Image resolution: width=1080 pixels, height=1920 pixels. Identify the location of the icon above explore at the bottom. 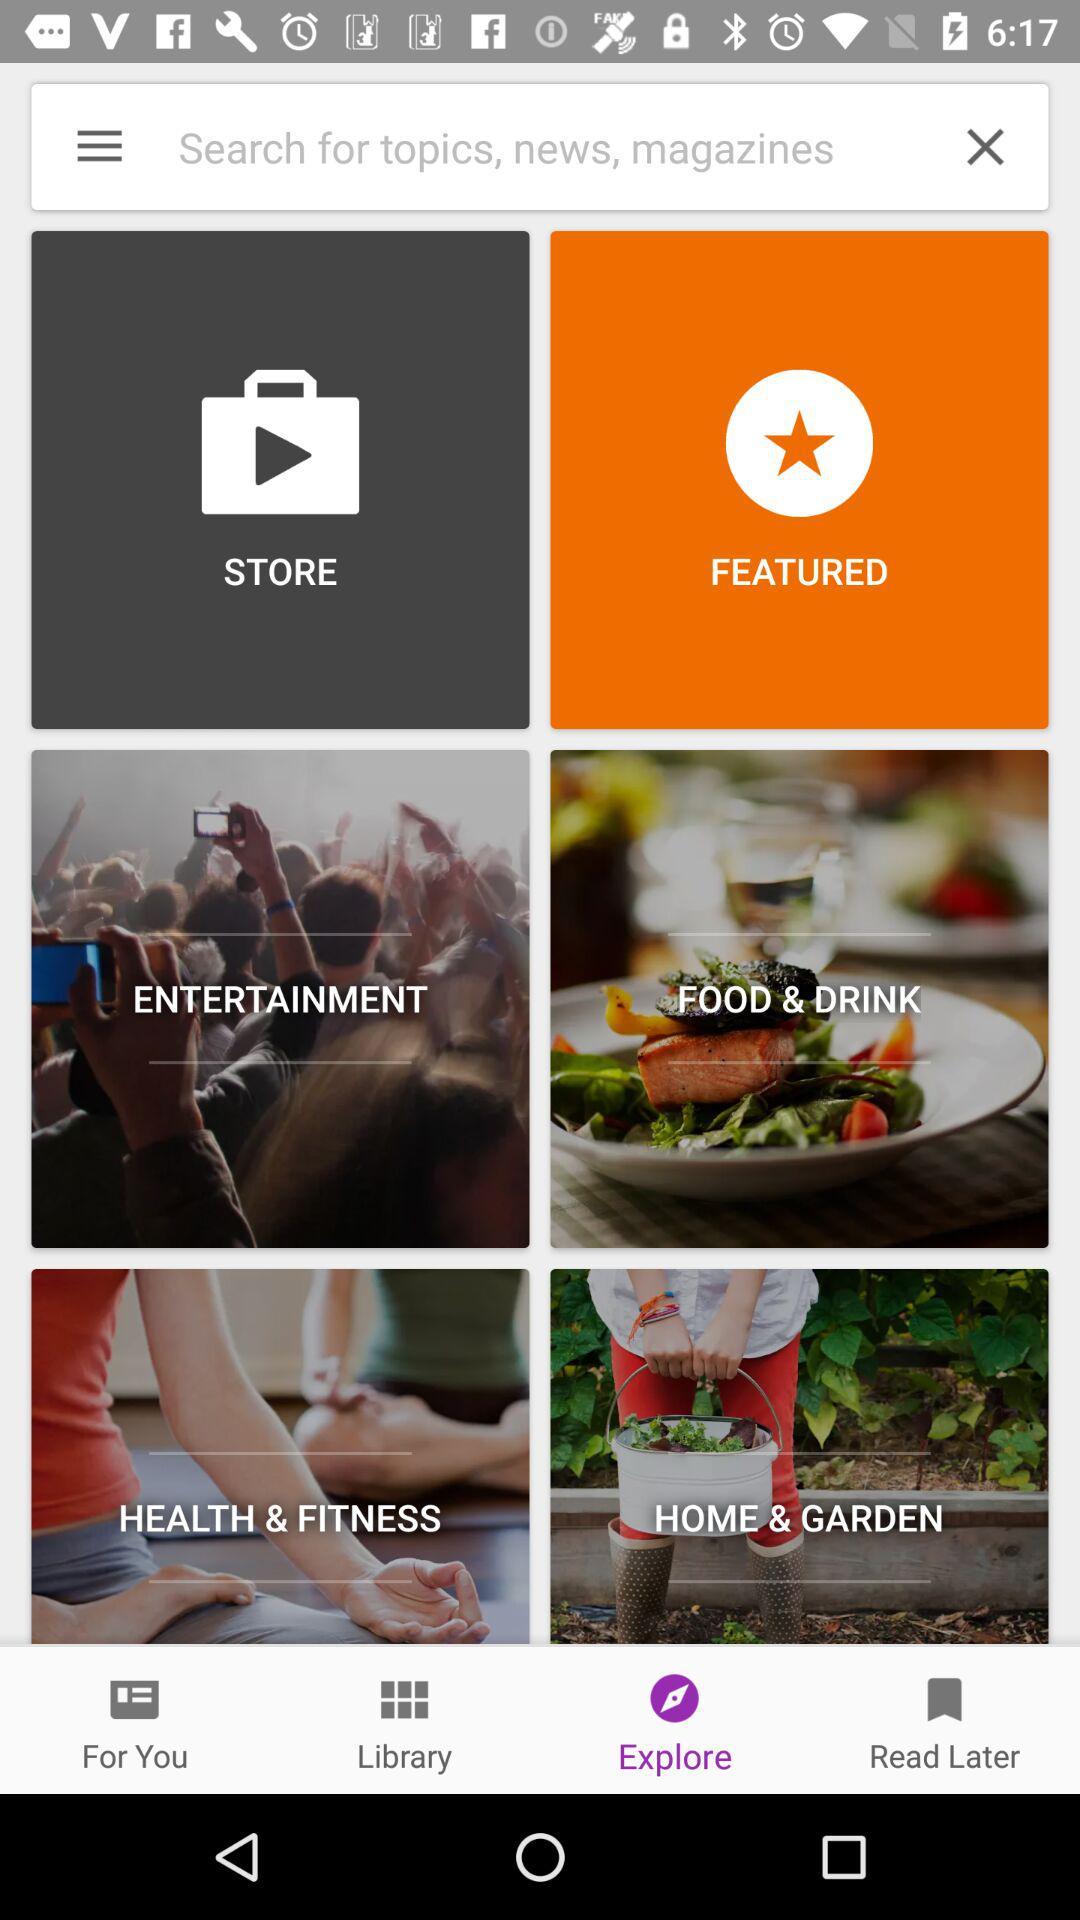
(675, 1697).